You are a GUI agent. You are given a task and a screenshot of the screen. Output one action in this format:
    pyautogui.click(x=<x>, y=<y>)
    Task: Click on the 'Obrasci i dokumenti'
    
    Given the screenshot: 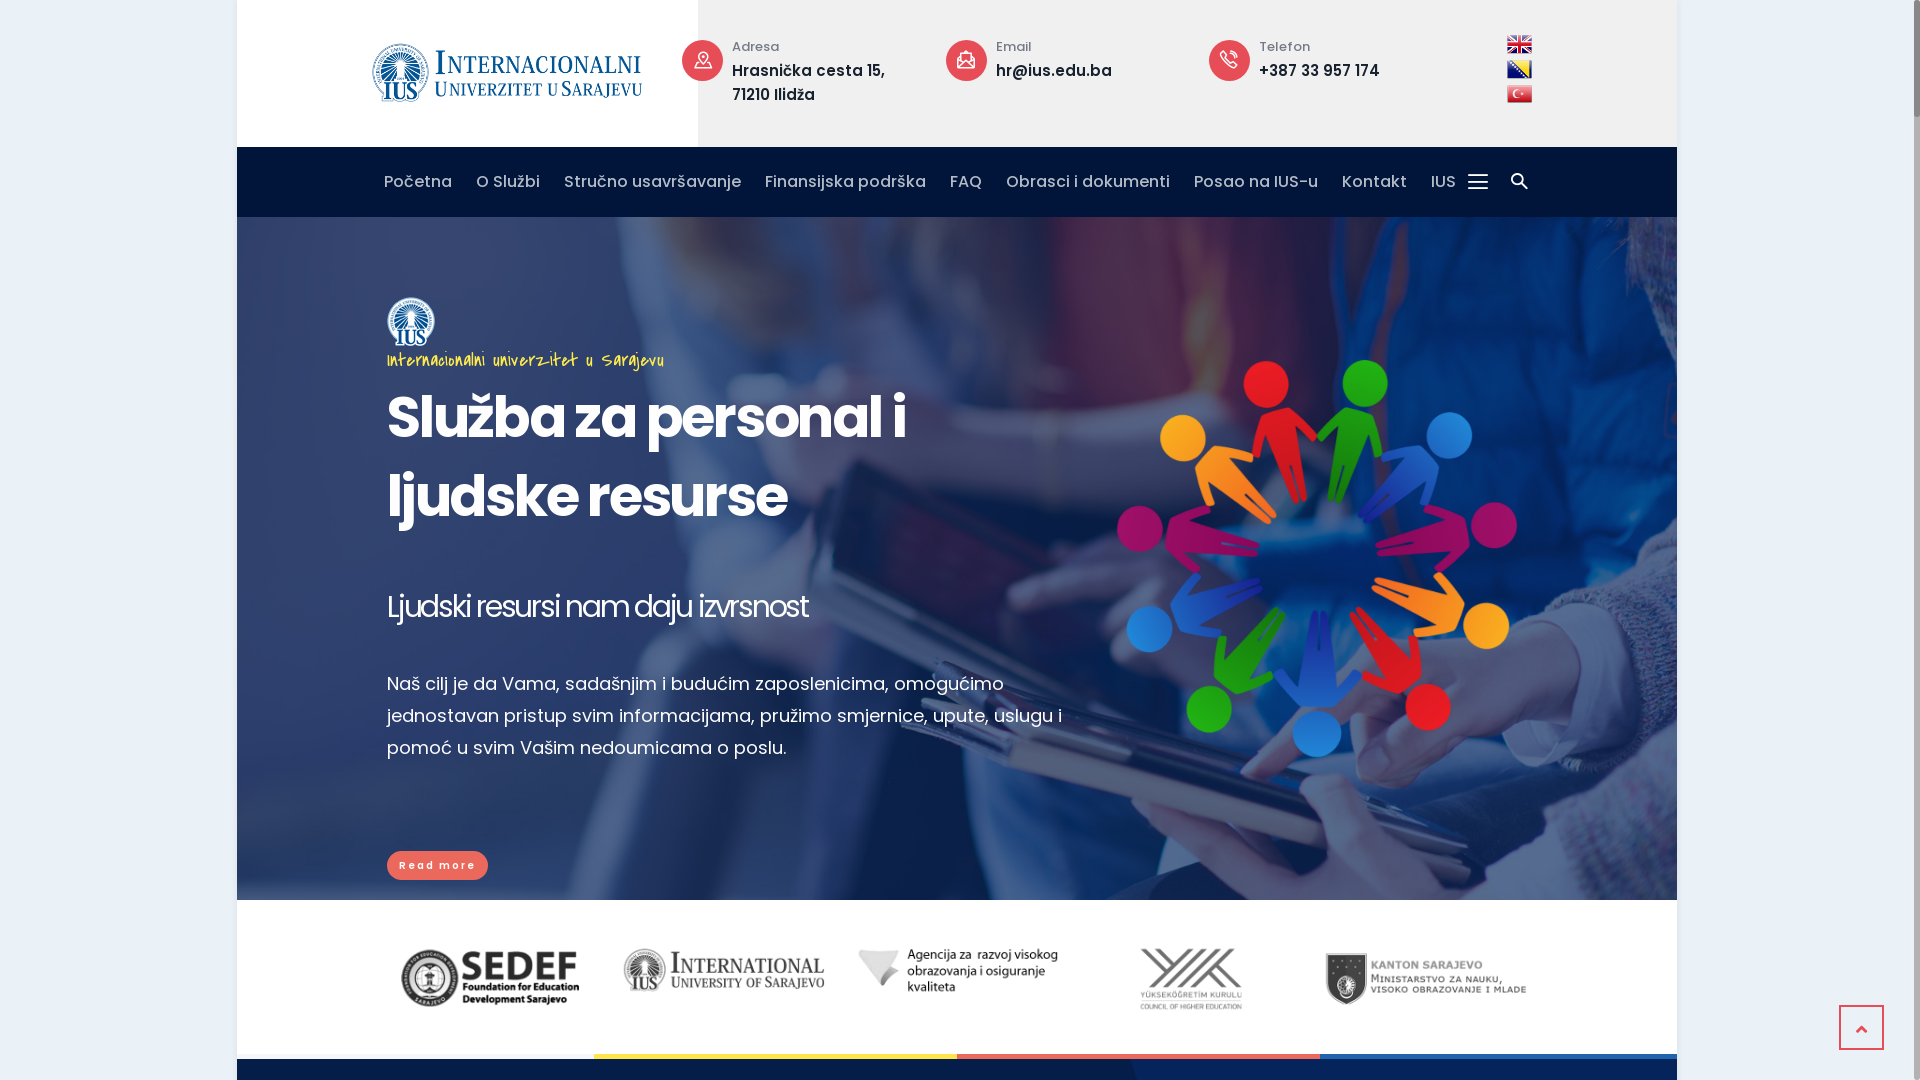 What is the action you would take?
    pyautogui.click(x=1087, y=181)
    